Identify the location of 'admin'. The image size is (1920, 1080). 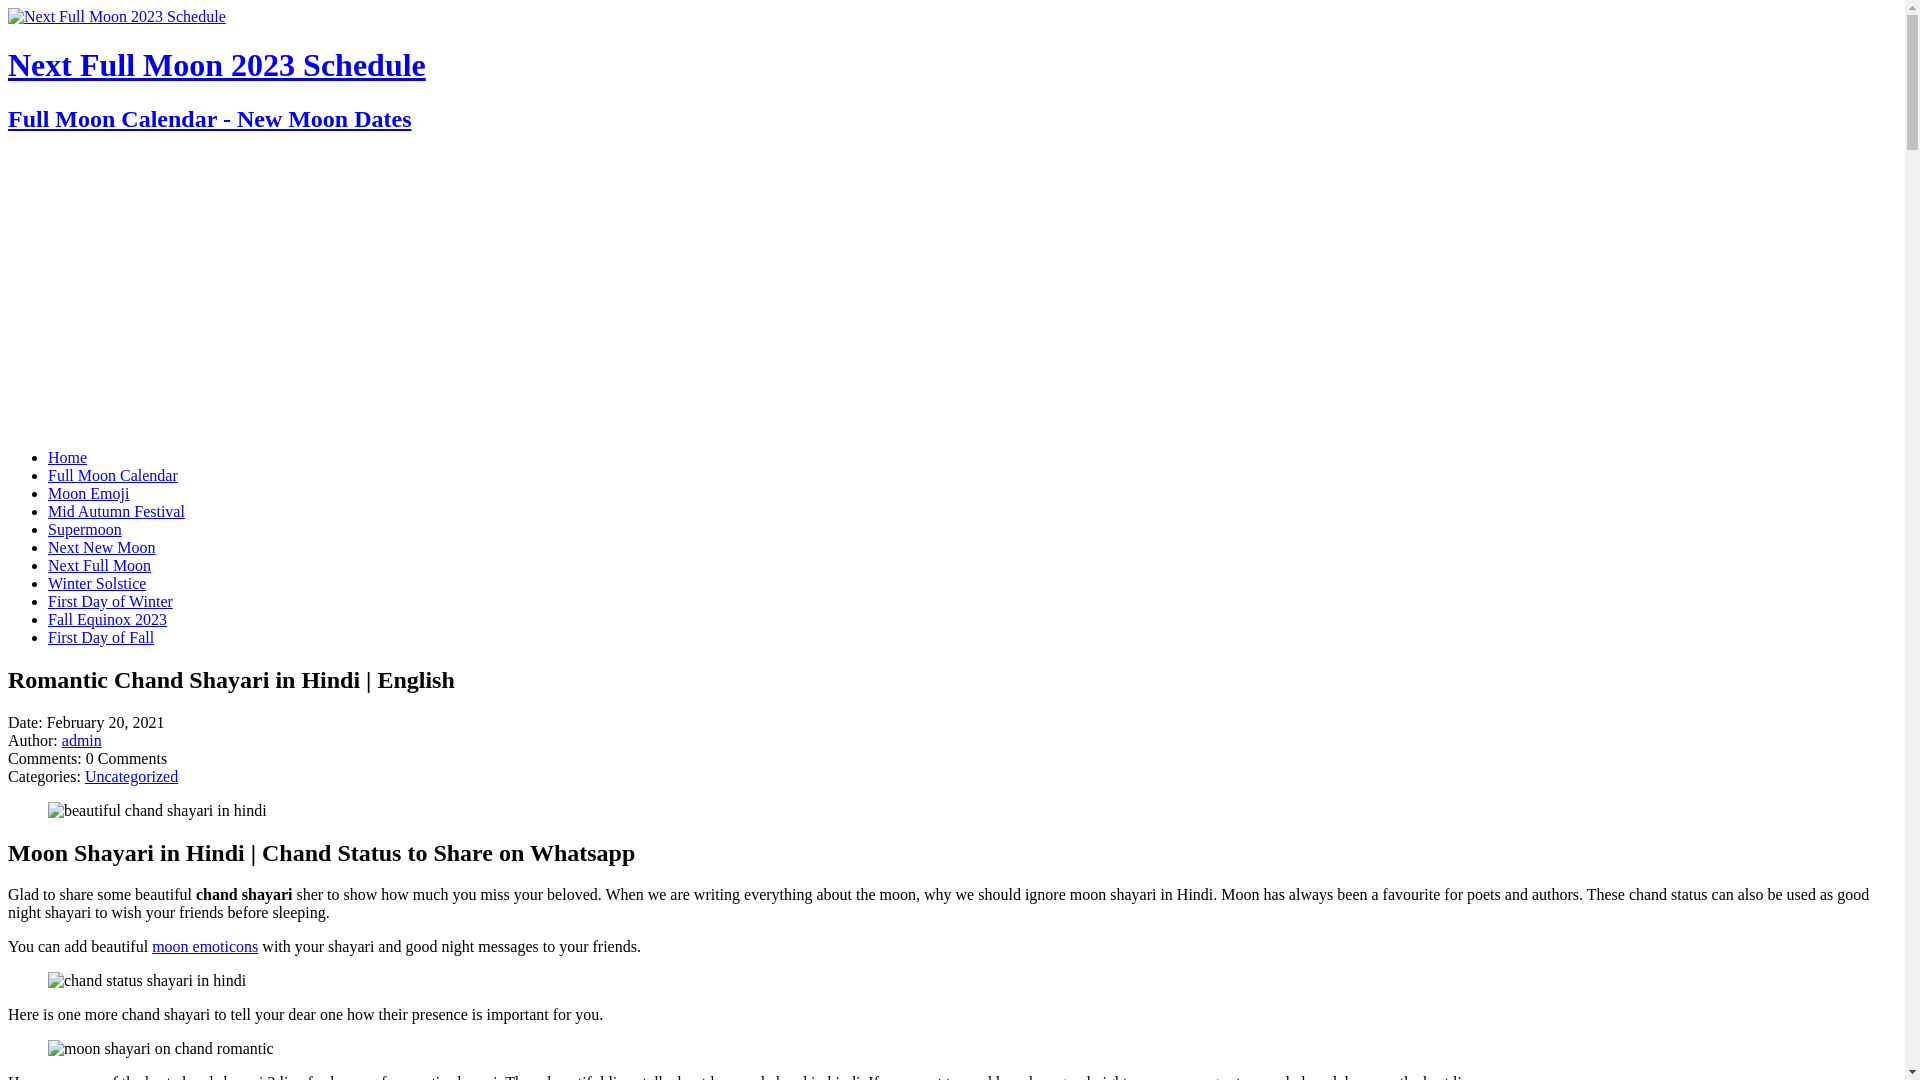
(80, 740).